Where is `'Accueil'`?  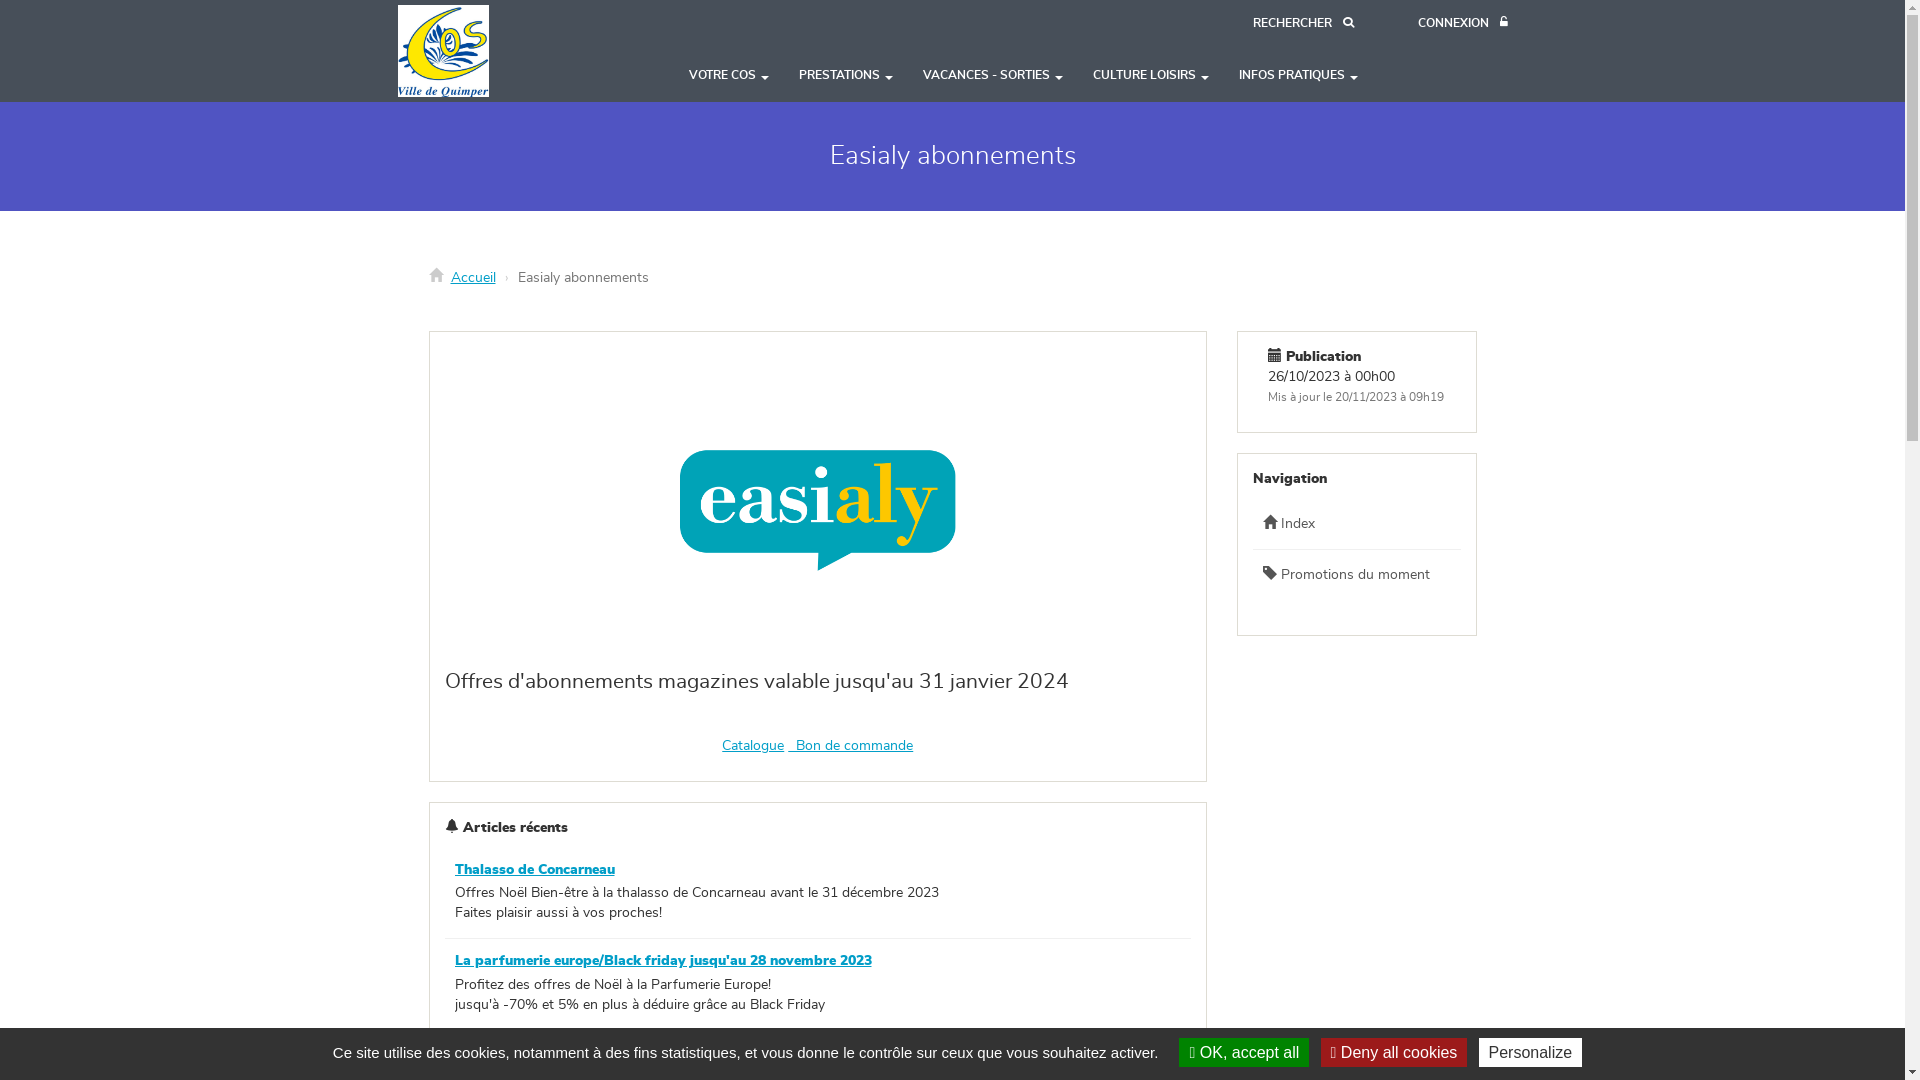 'Accueil' is located at coordinates (477, 49).